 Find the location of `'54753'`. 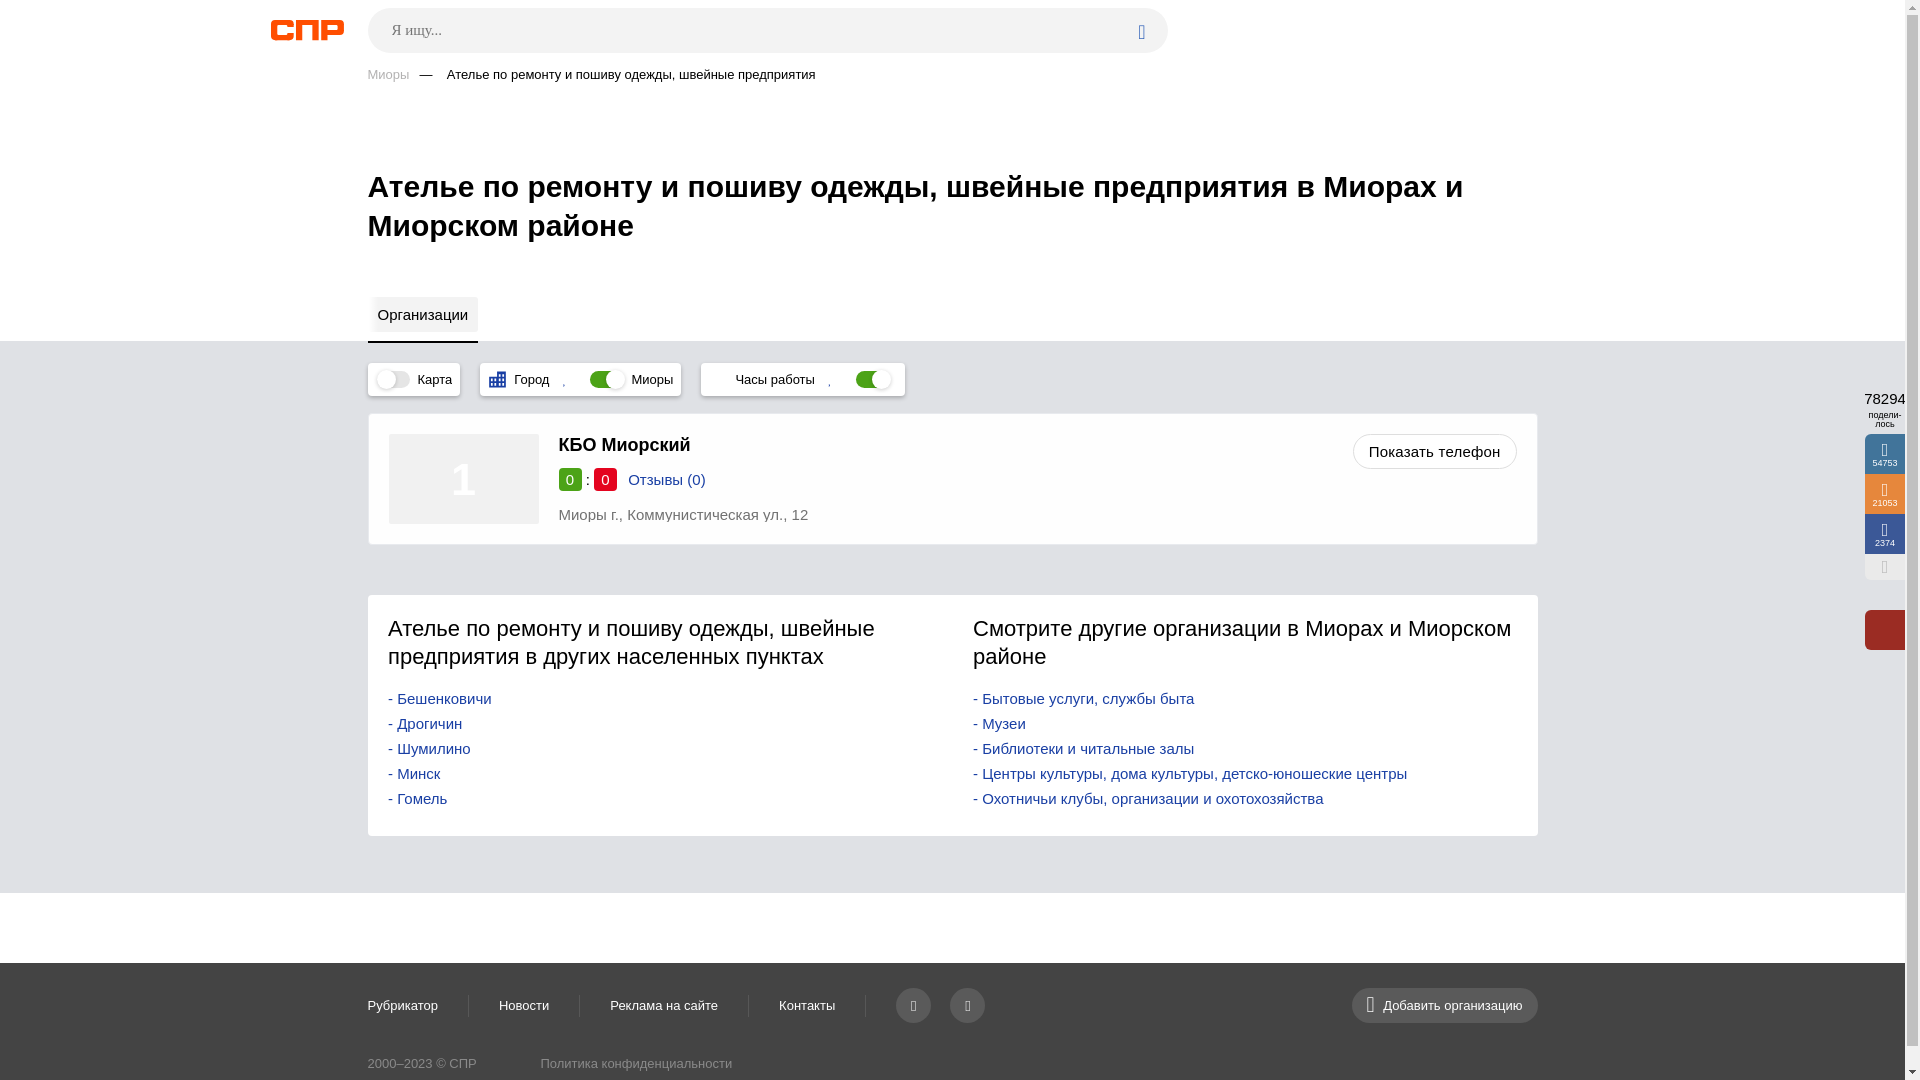

'54753' is located at coordinates (1884, 454).